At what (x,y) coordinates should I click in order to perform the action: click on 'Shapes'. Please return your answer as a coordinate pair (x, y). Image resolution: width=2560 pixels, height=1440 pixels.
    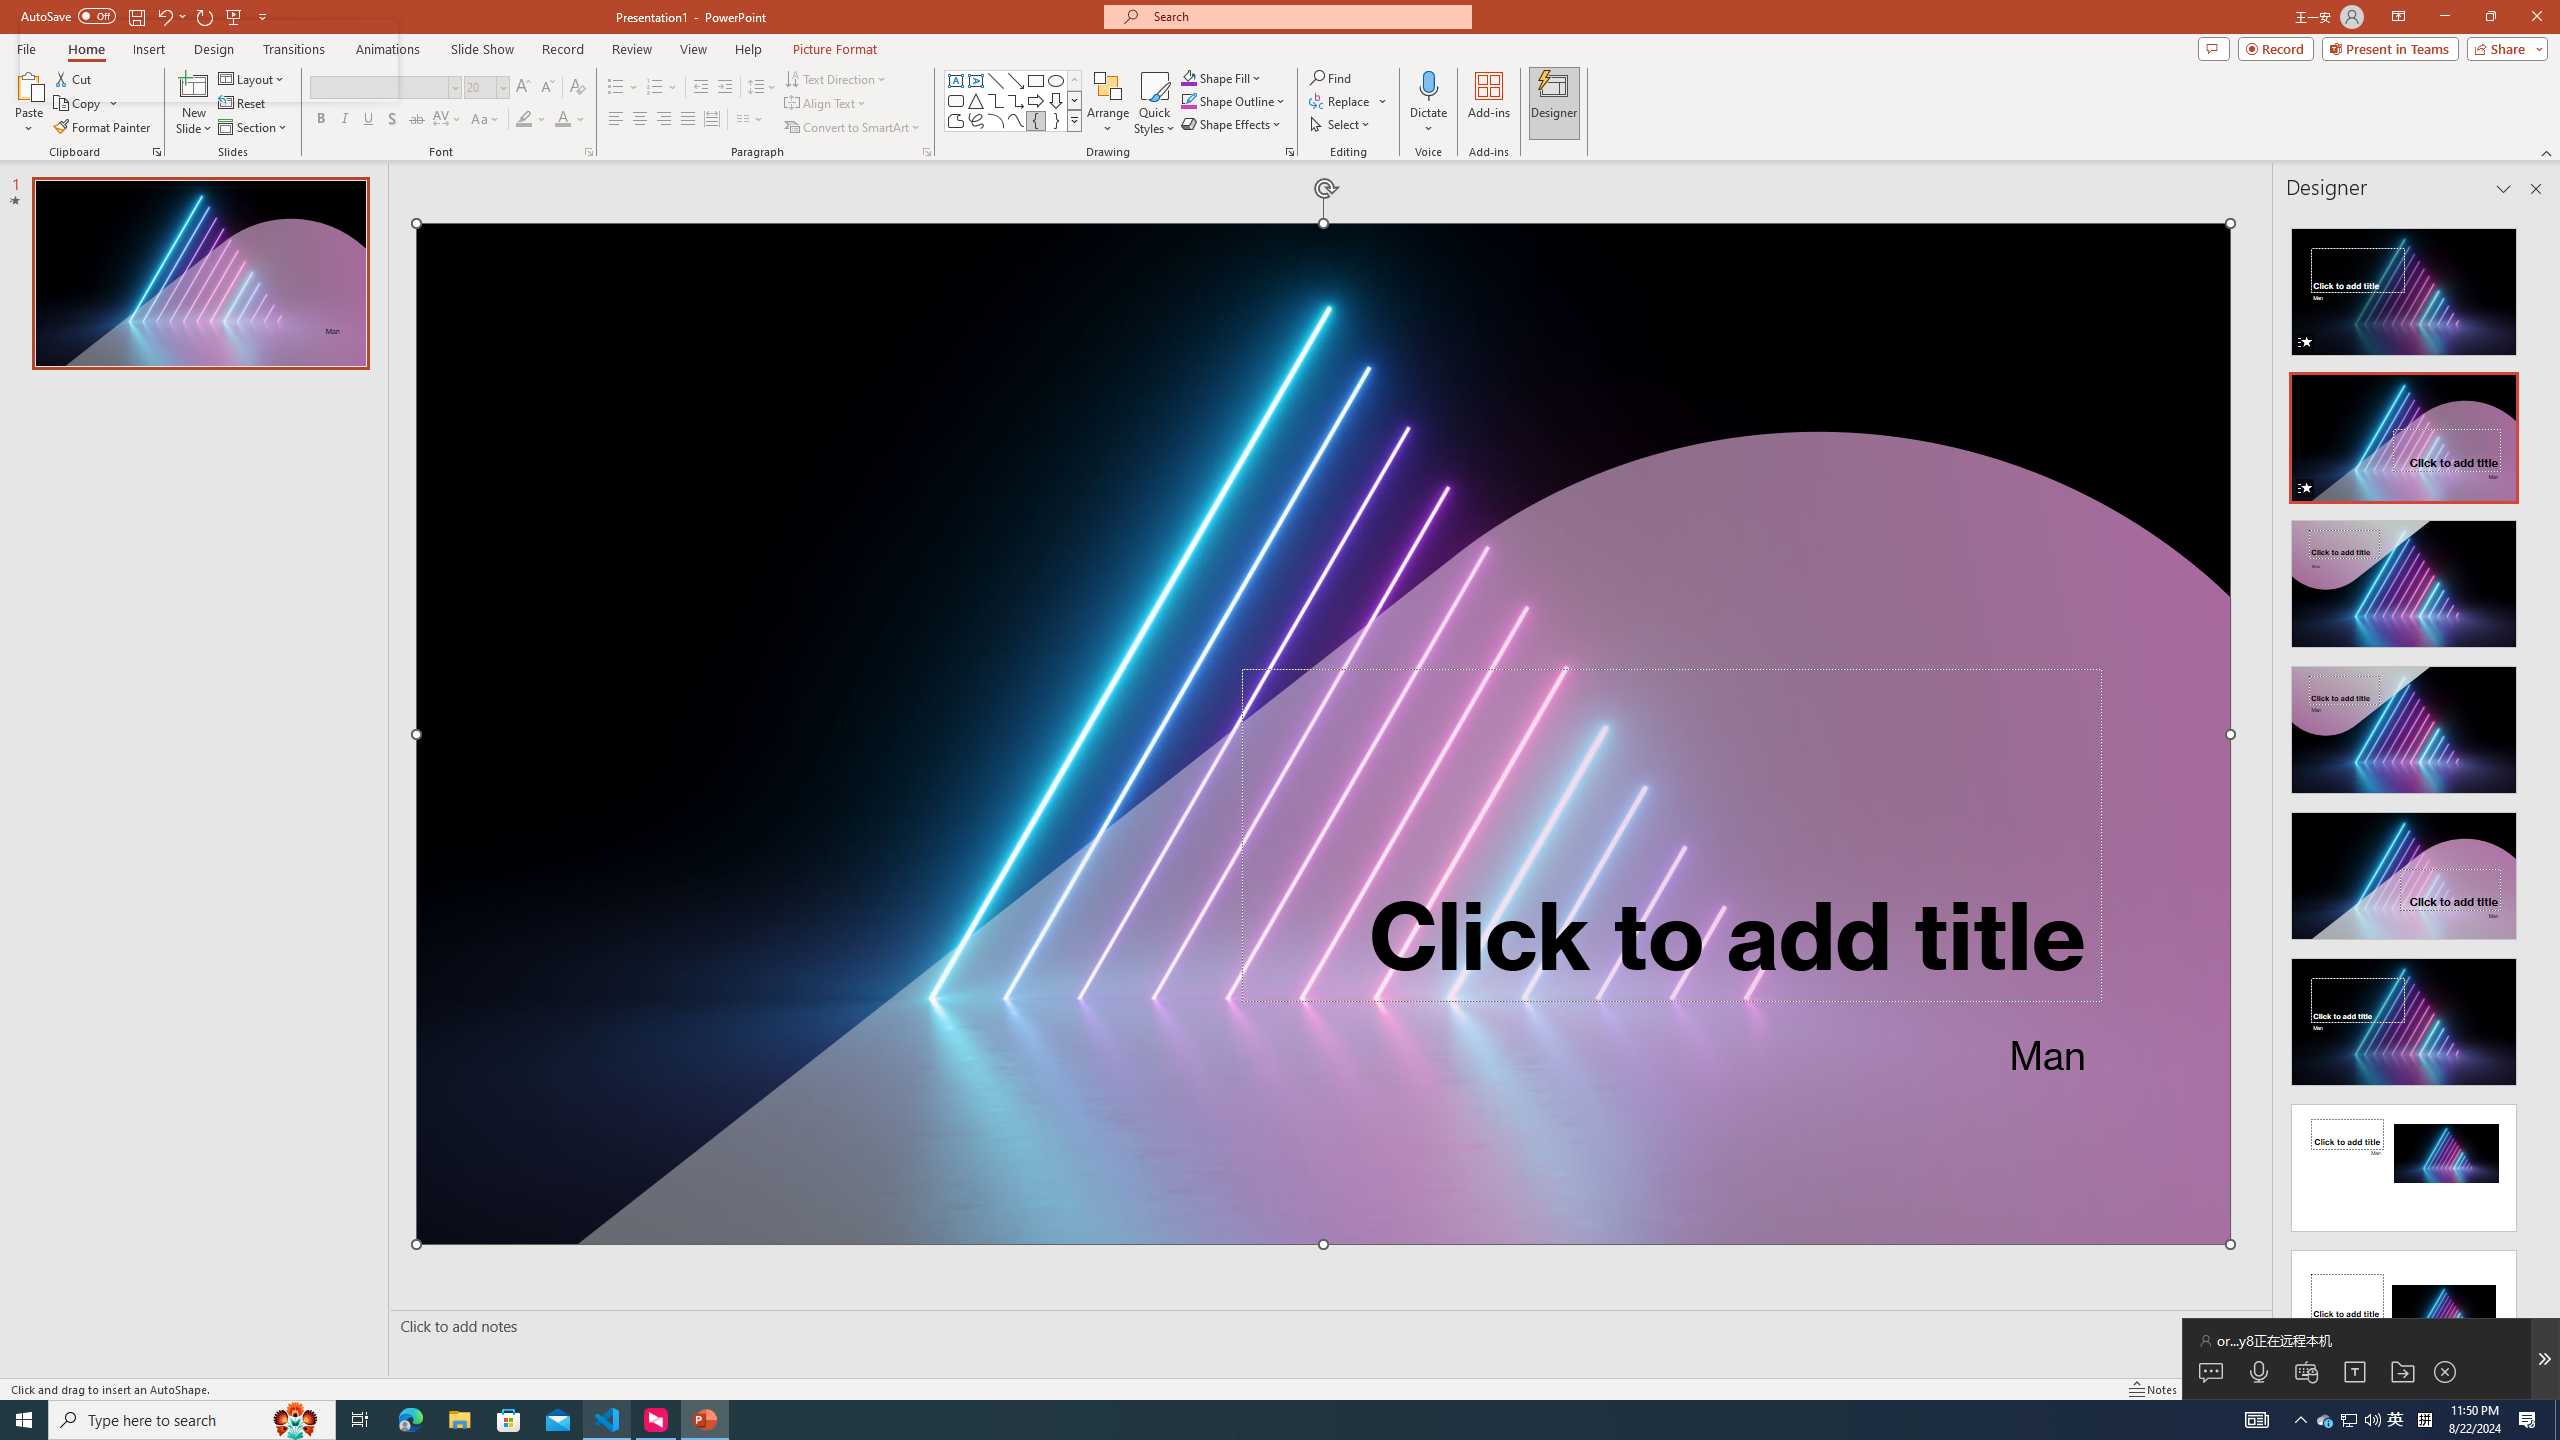
    Looking at the image, I should click on (1075, 119).